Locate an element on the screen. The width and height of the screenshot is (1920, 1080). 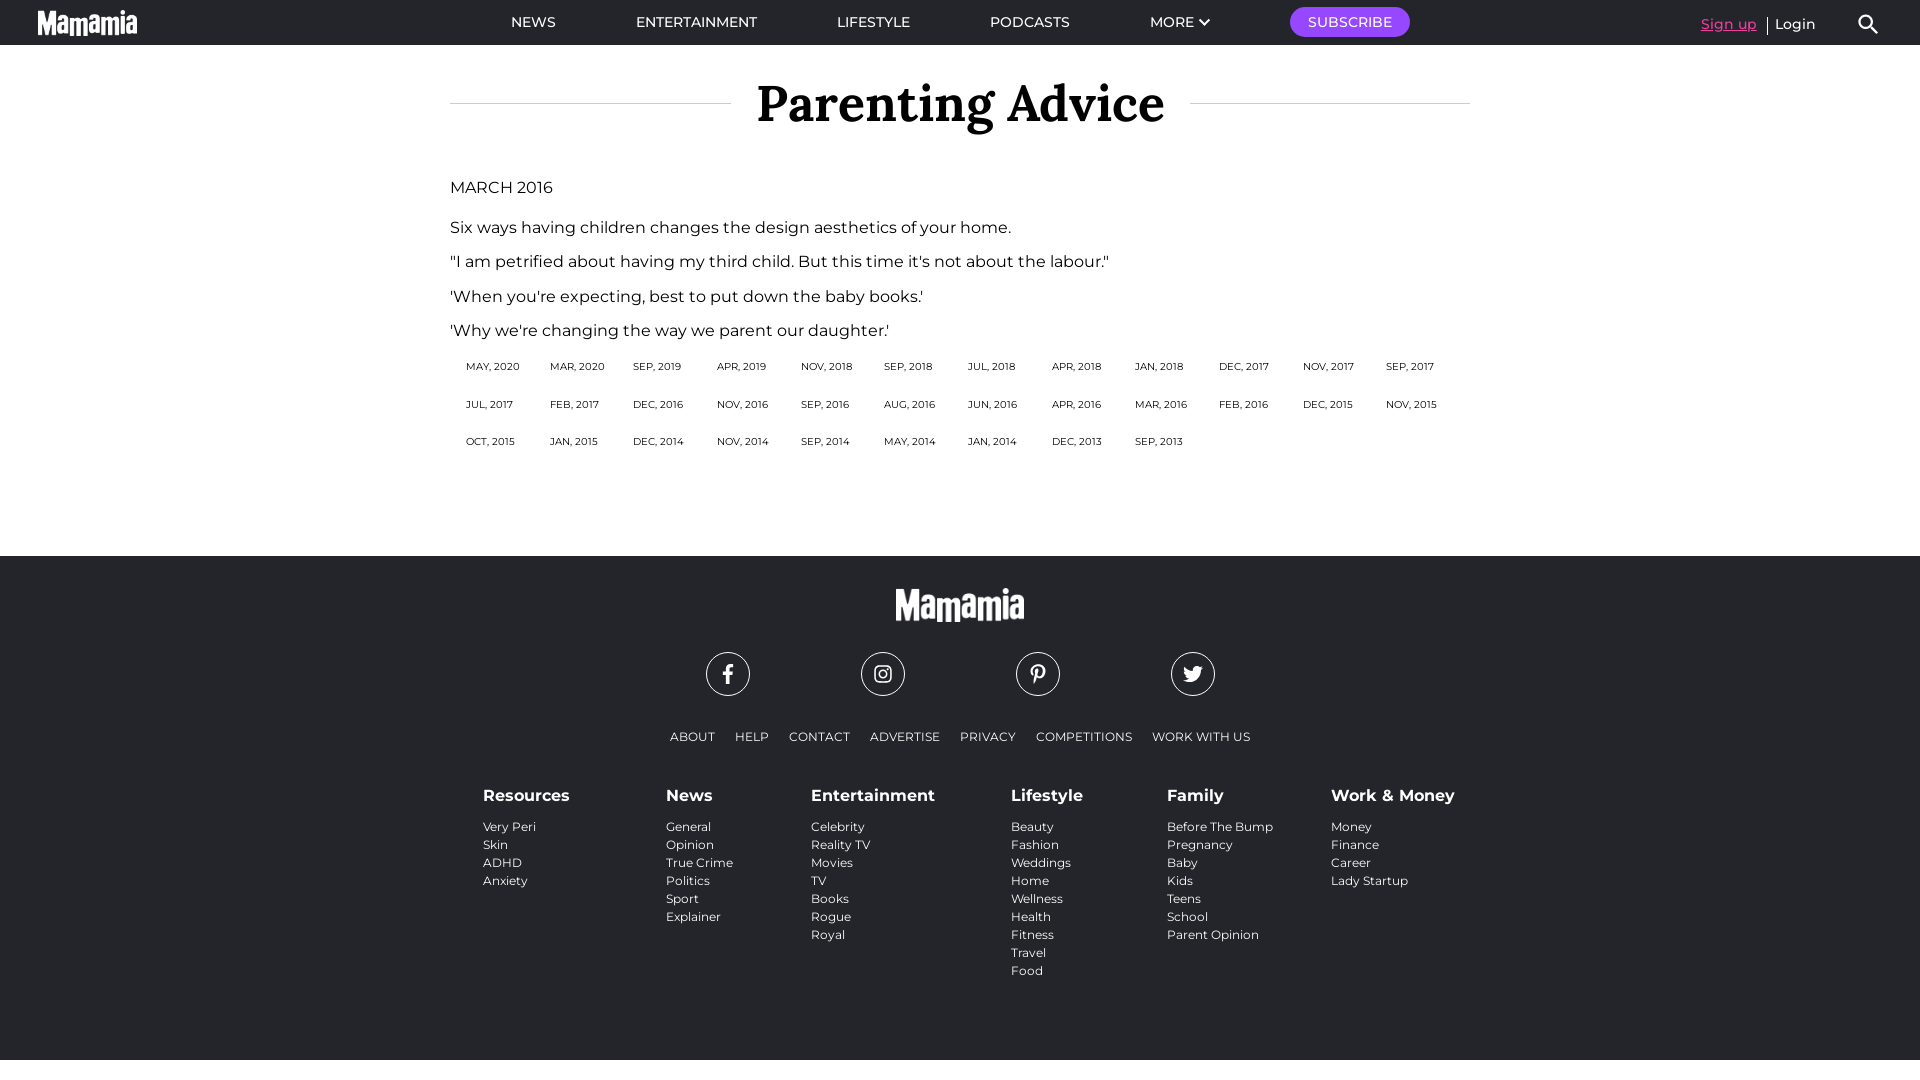
'FEB, 2017' is located at coordinates (573, 404).